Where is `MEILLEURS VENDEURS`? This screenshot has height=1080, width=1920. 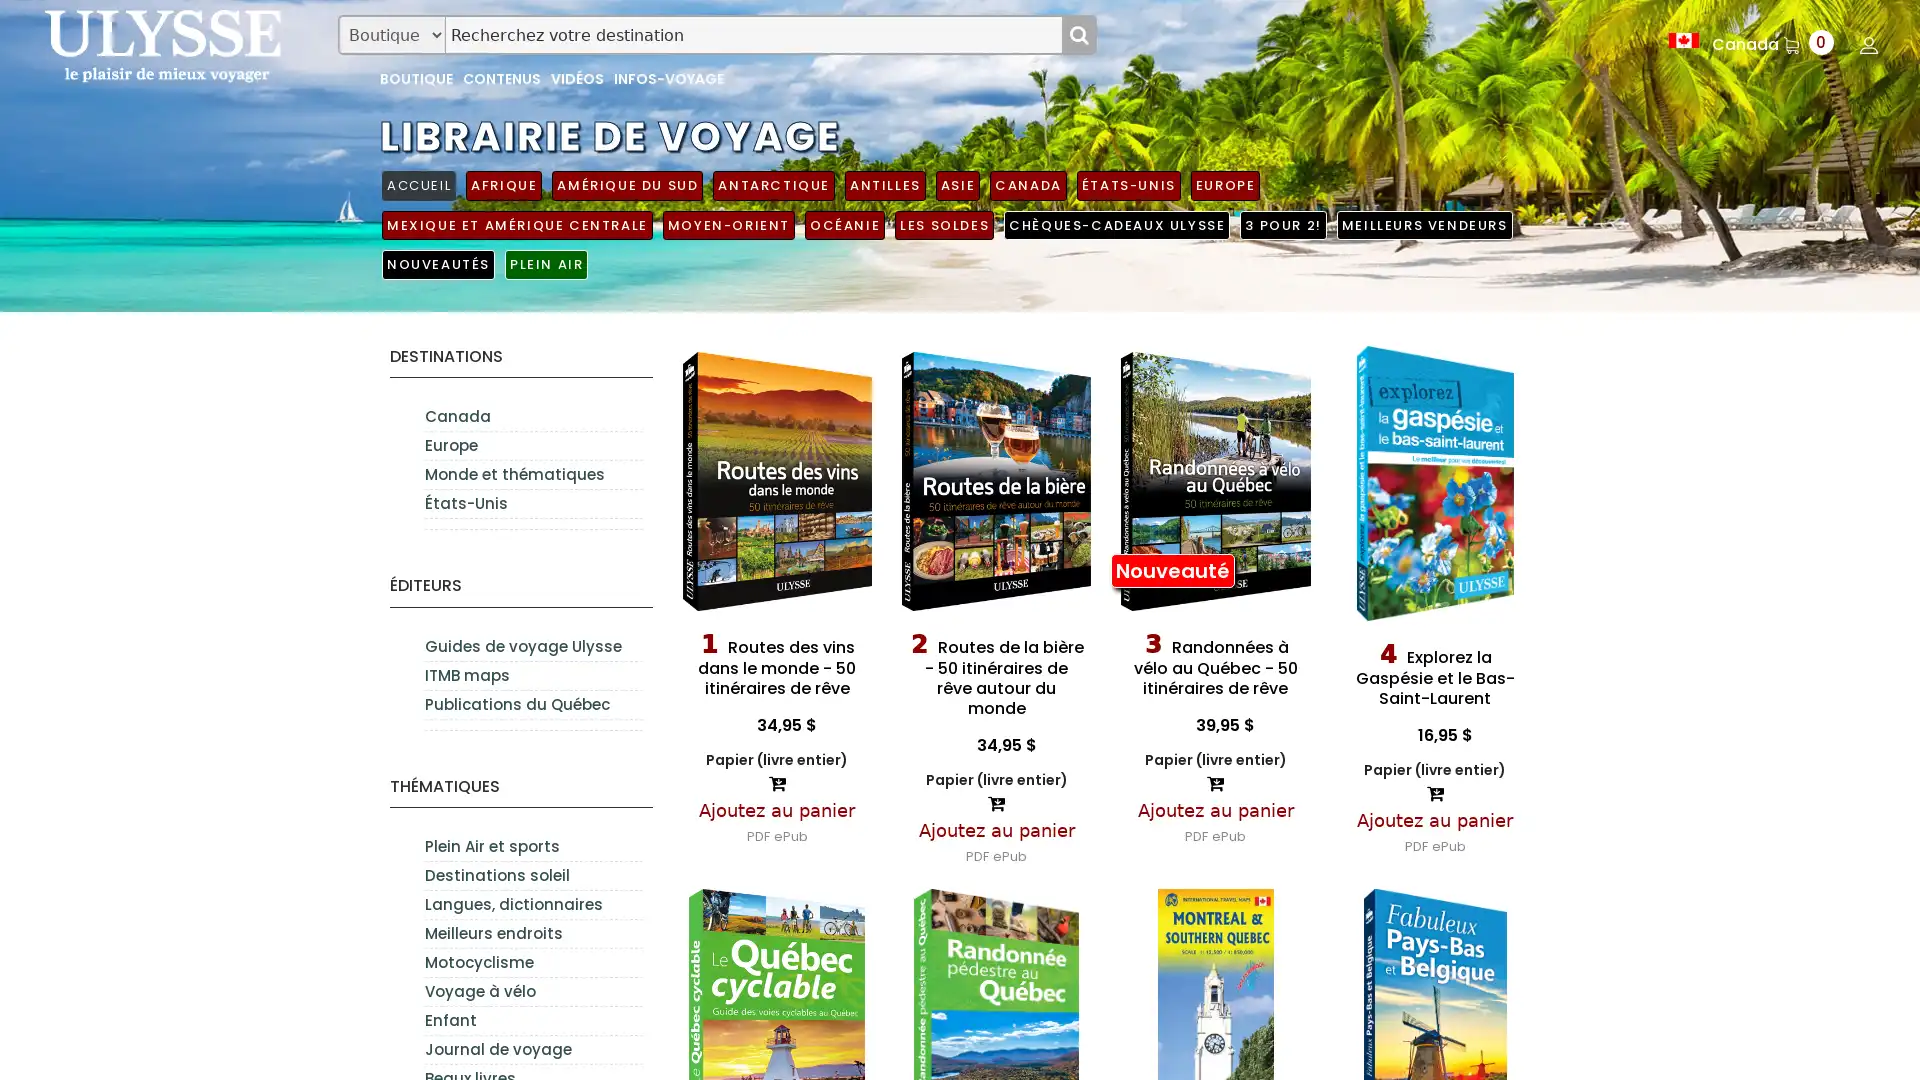 MEILLEURS VENDEURS is located at coordinates (1423, 224).